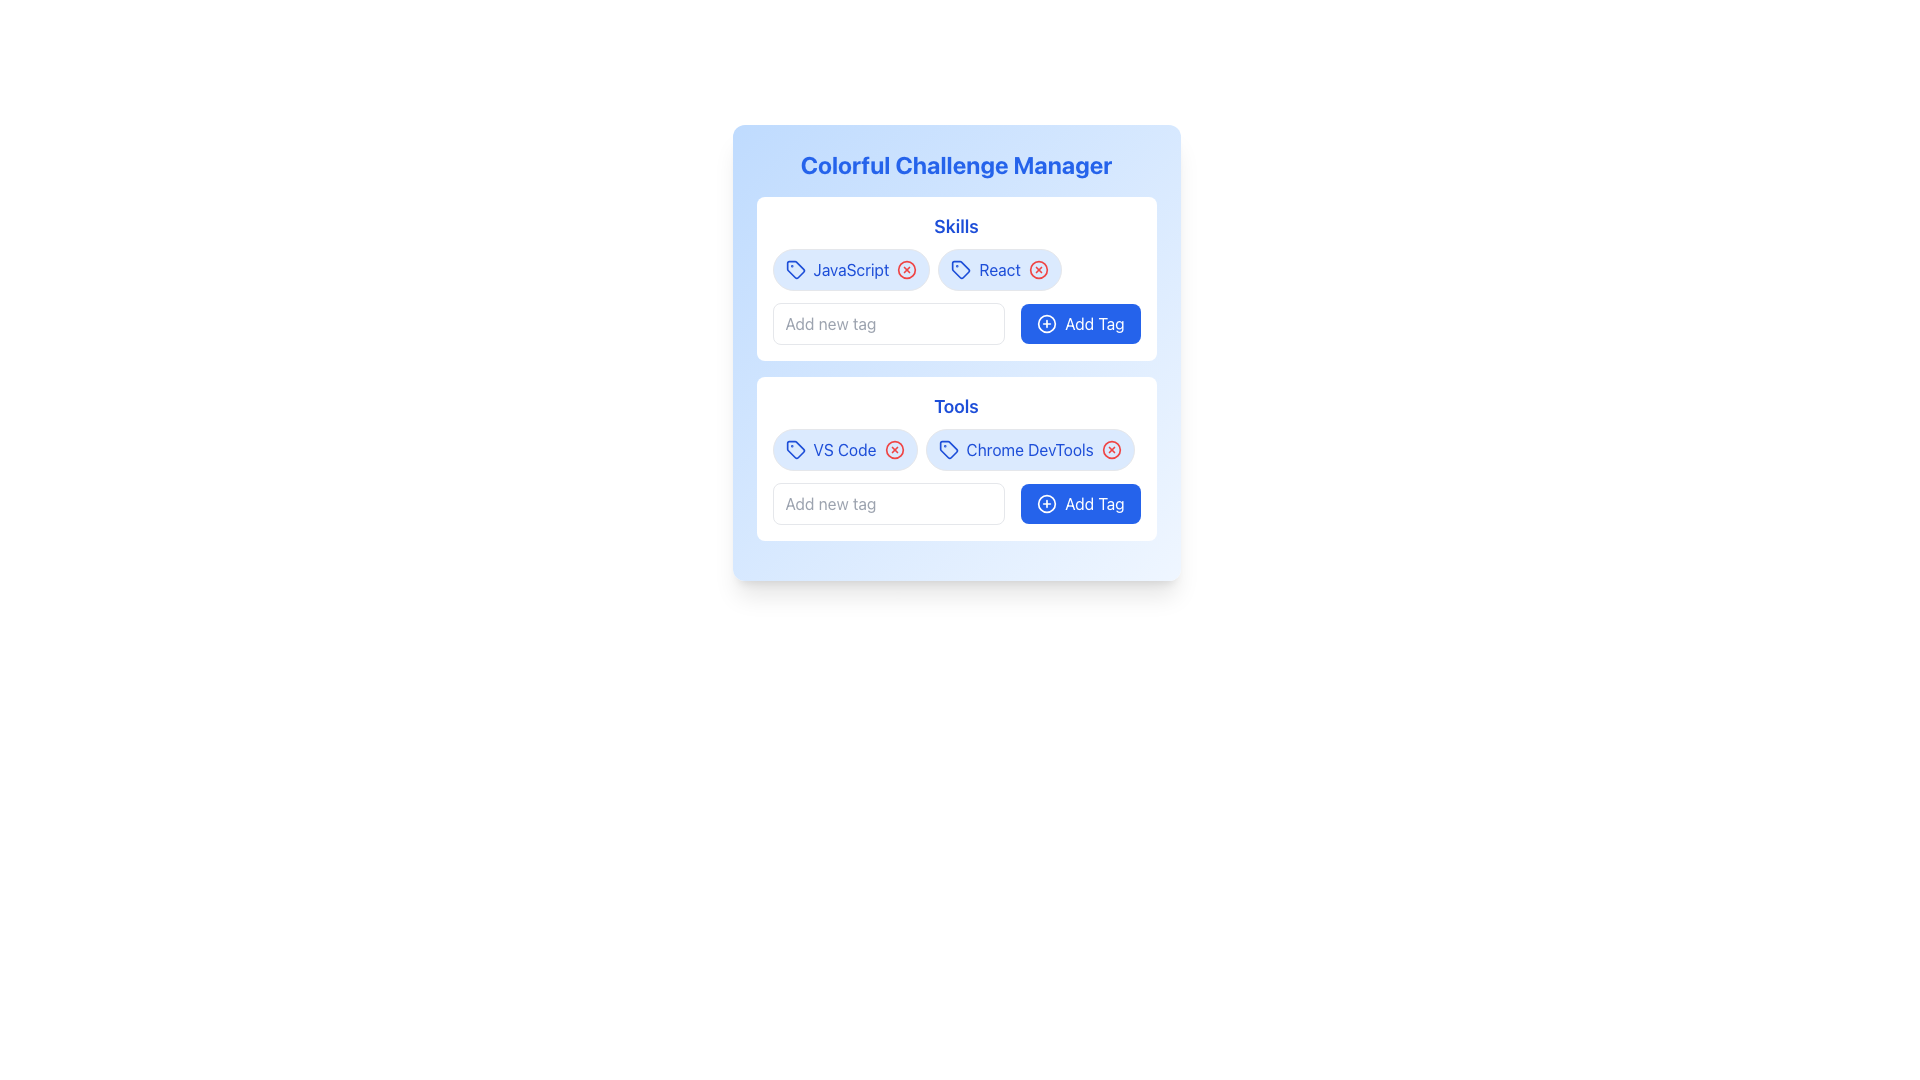 The image size is (1920, 1080). What do you see at coordinates (1046, 323) in the screenshot?
I see `the icon within the 'Add Tag' button located in the 'Skills' section, which is positioned to the left of the button` at bounding box center [1046, 323].